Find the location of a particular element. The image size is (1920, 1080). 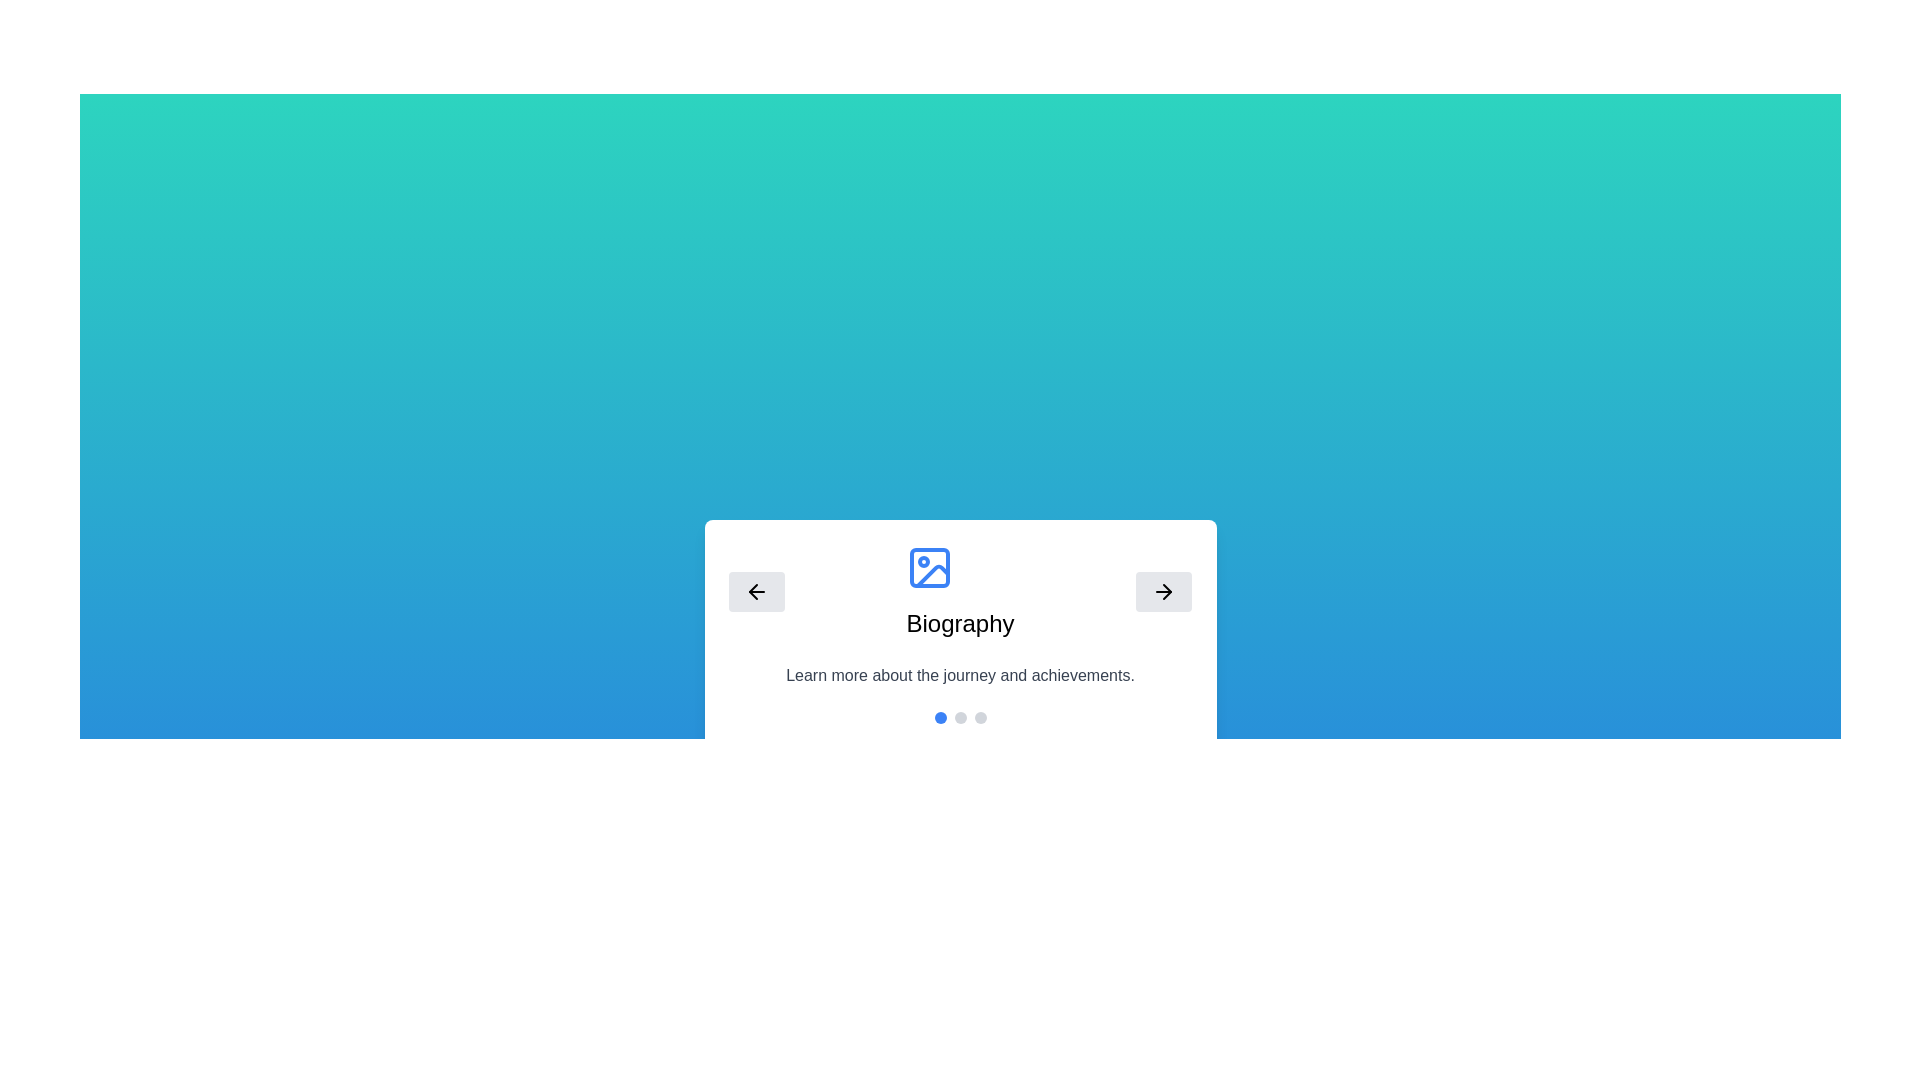

the description text of the current stage is located at coordinates (960, 675).